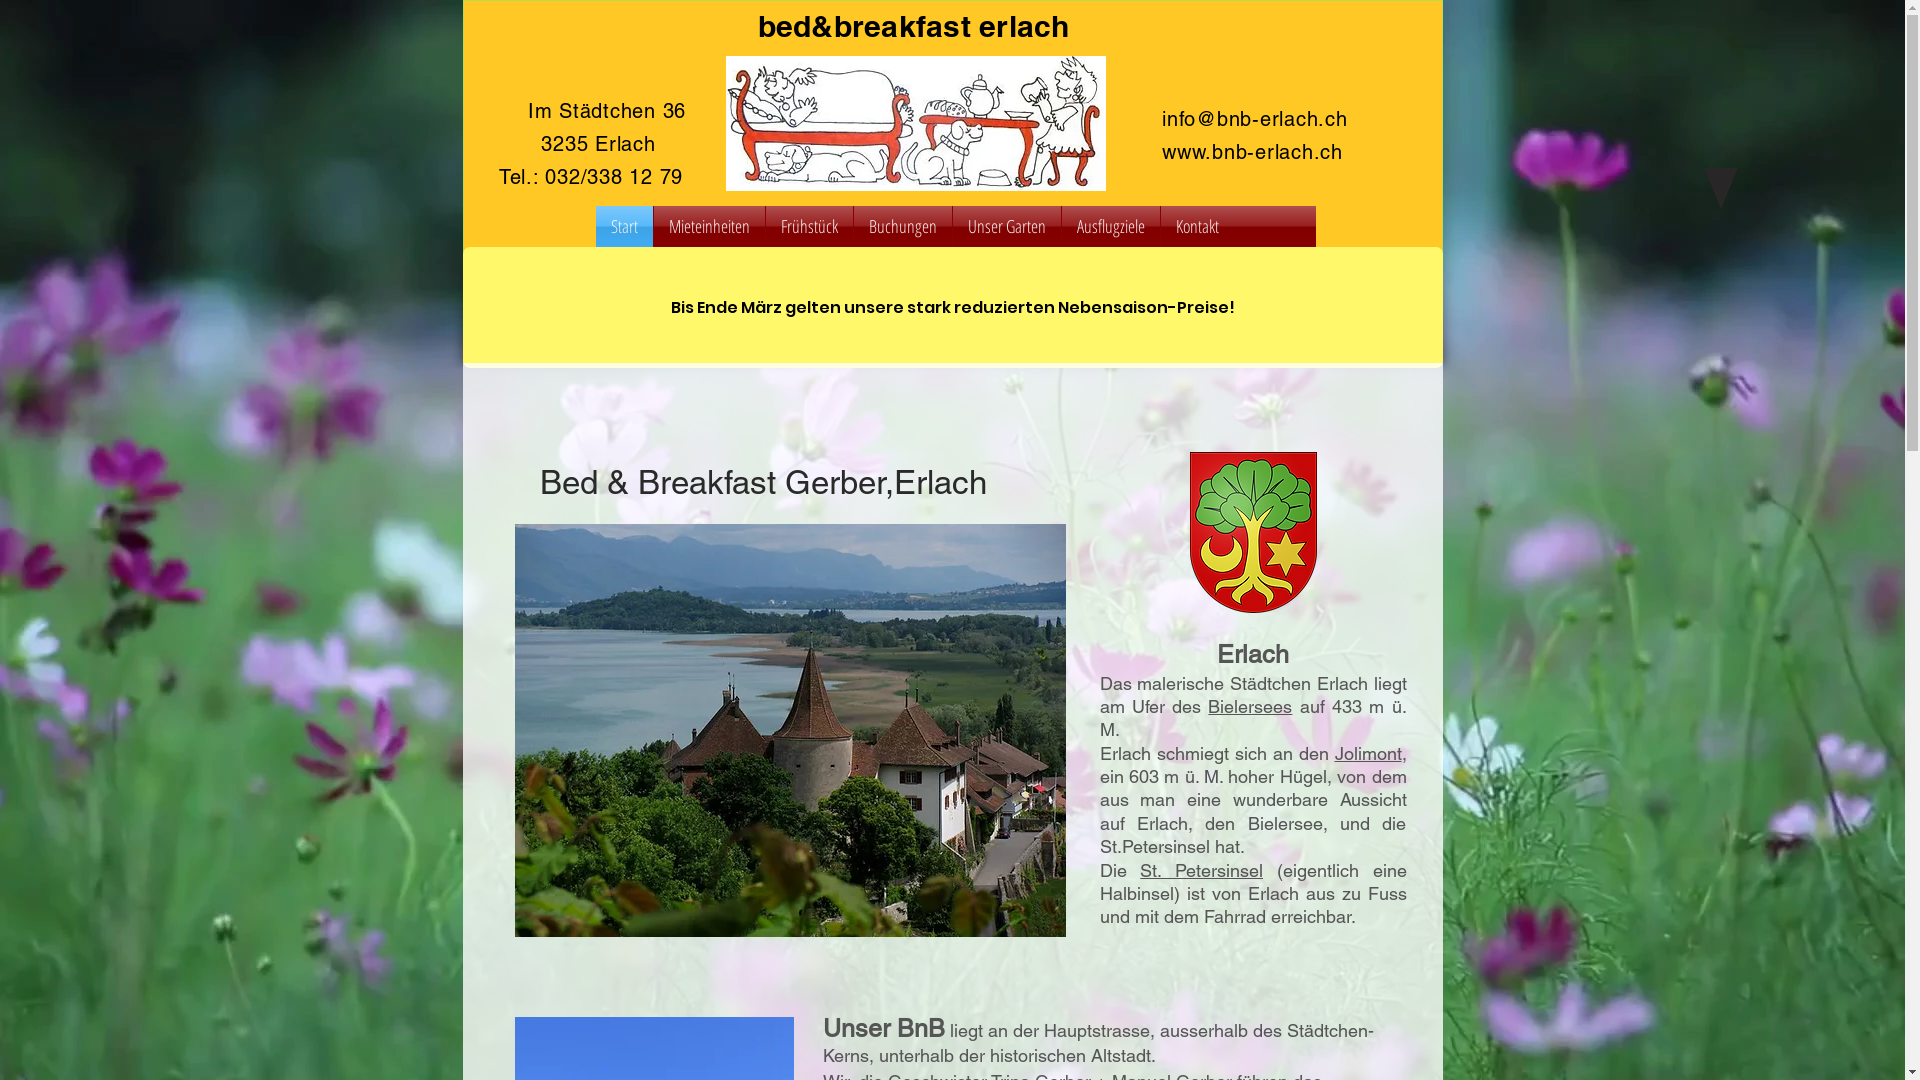 This screenshot has width=1920, height=1080. What do you see at coordinates (1196, 225) in the screenshot?
I see `'Kontakt'` at bounding box center [1196, 225].